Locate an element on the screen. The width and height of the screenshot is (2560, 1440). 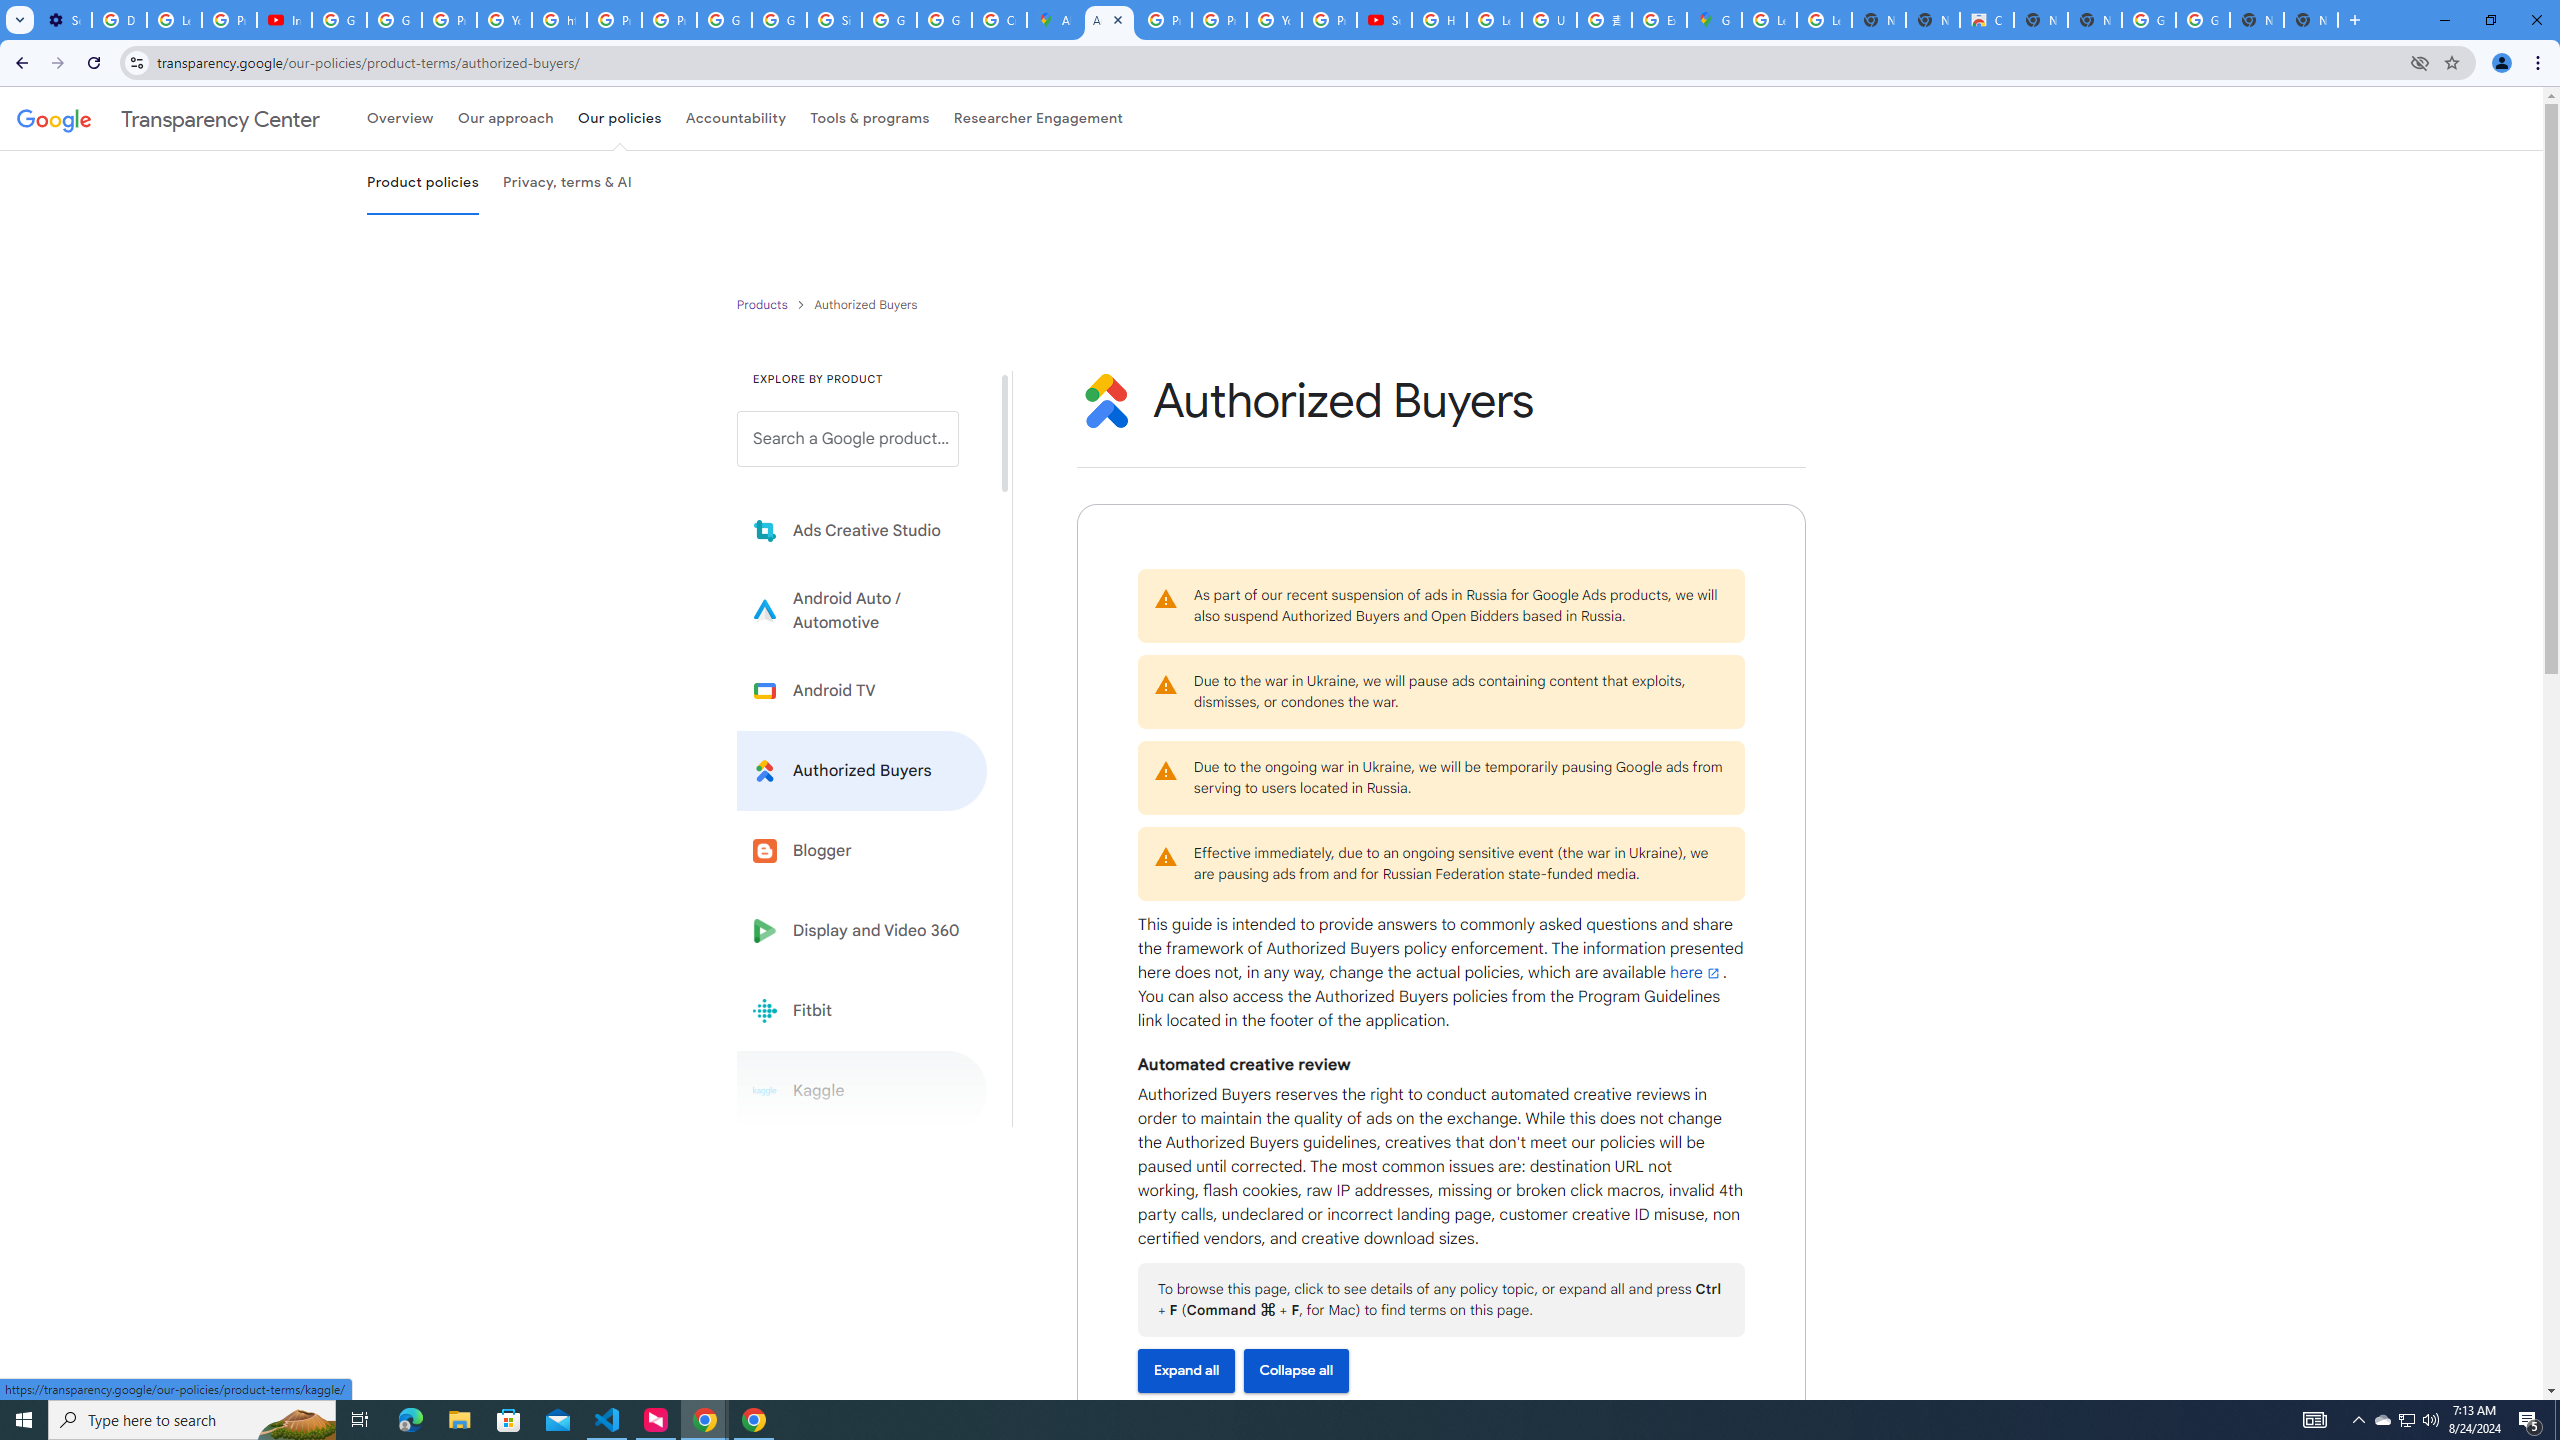
'Google Maps' is located at coordinates (1712, 19).